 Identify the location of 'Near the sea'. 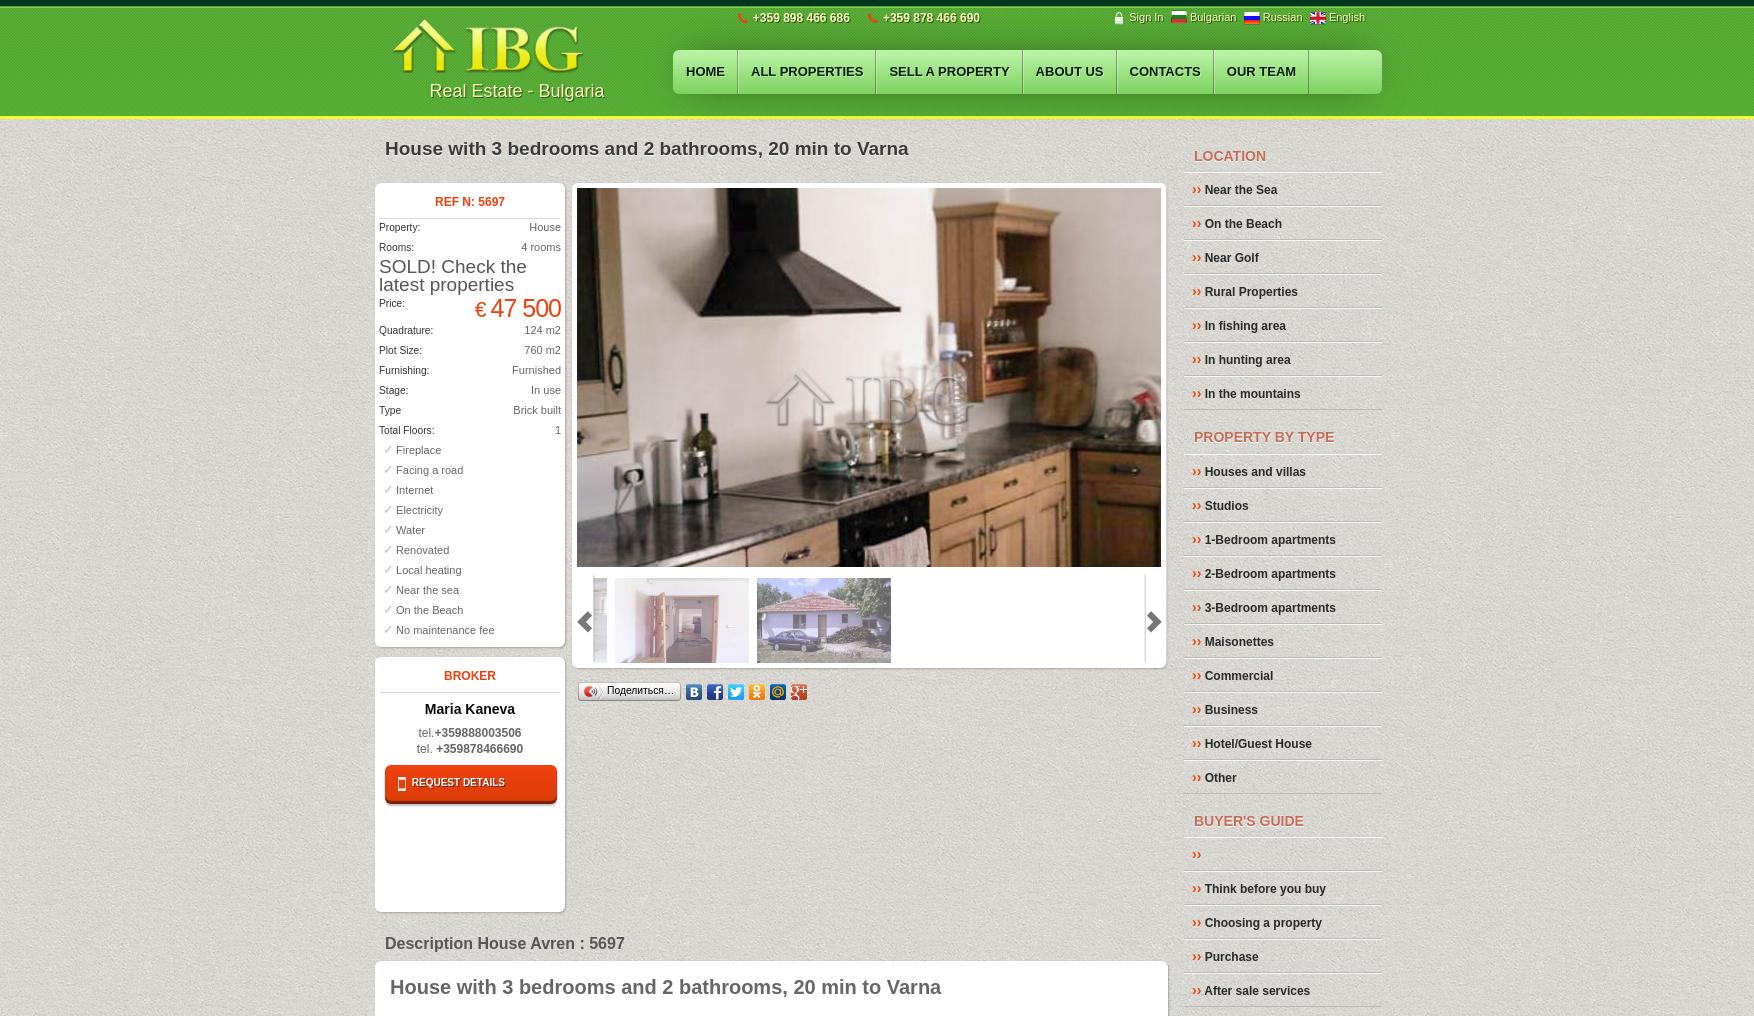
(427, 589).